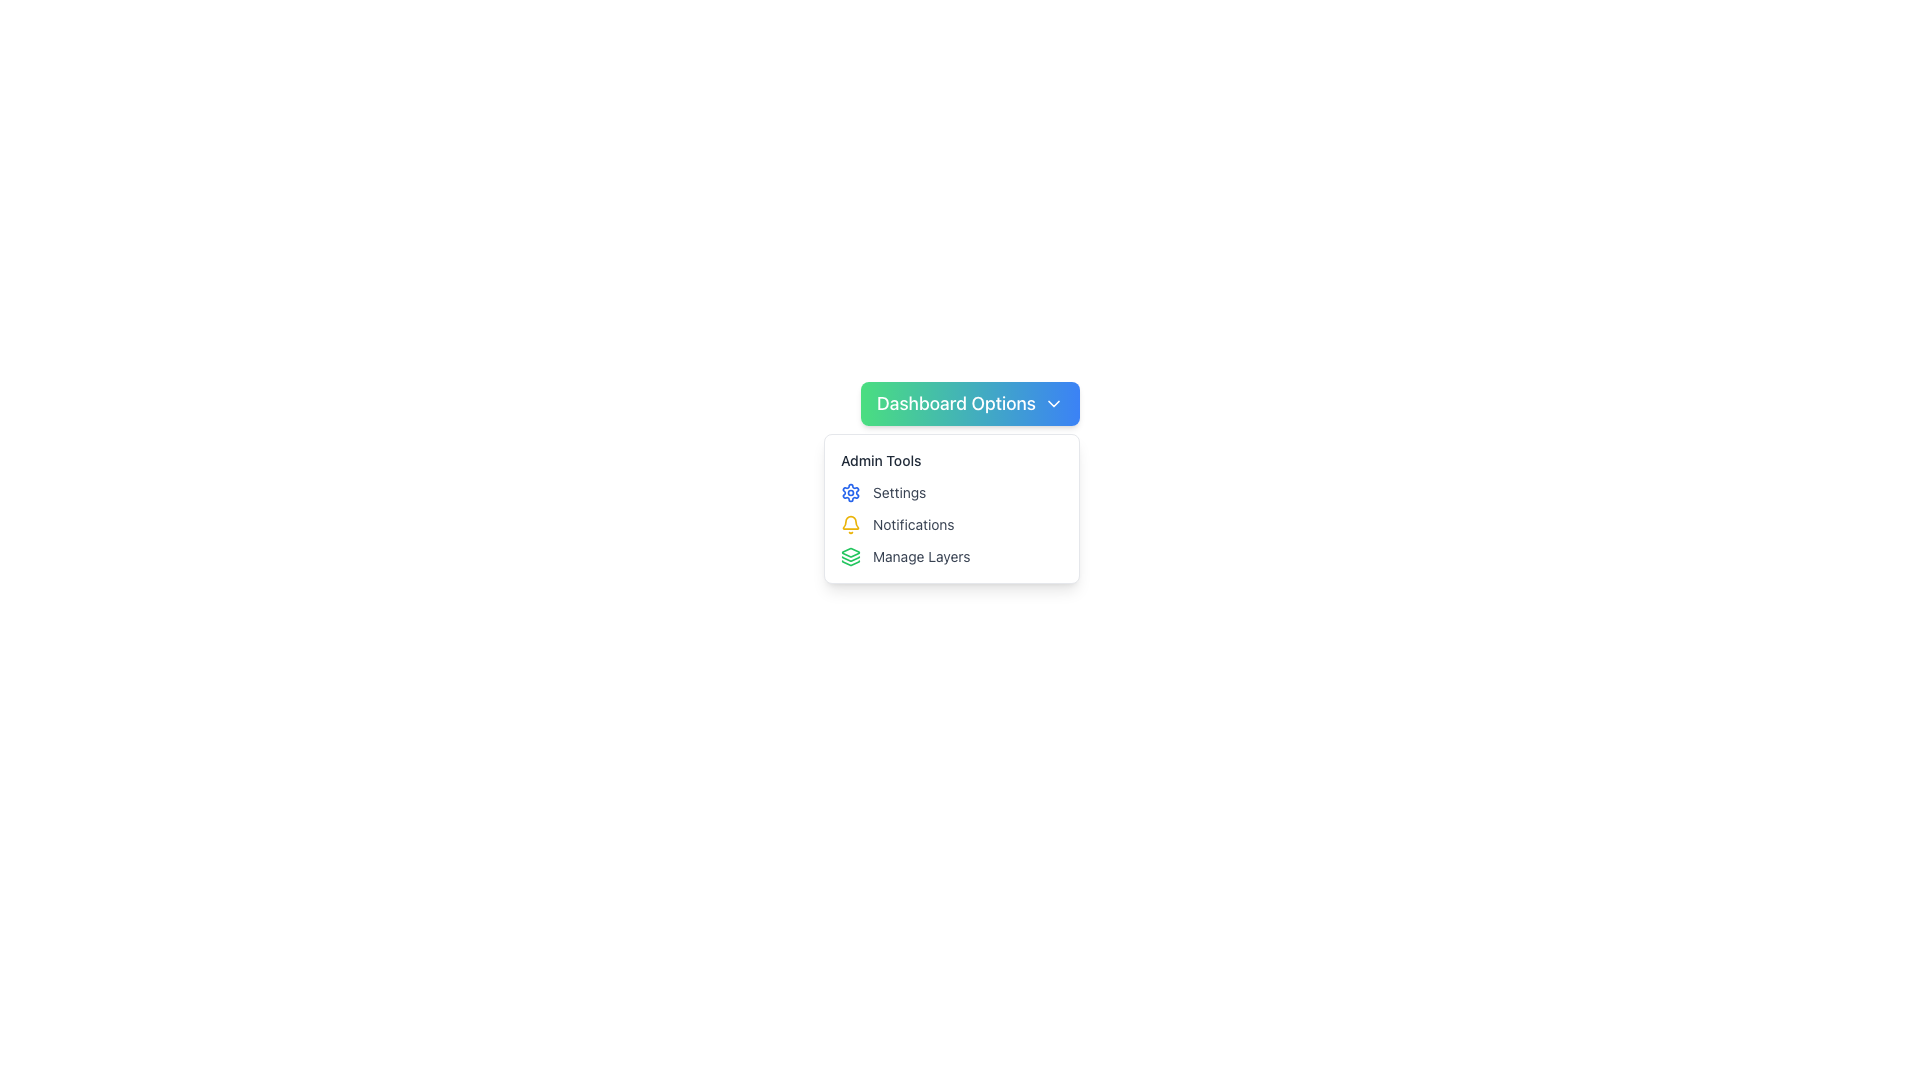  What do you see at coordinates (850, 563) in the screenshot?
I see `the decorative icon segment representing layers, which is located to the left of the 'Manage Layers' text in the dropdown menu` at bounding box center [850, 563].